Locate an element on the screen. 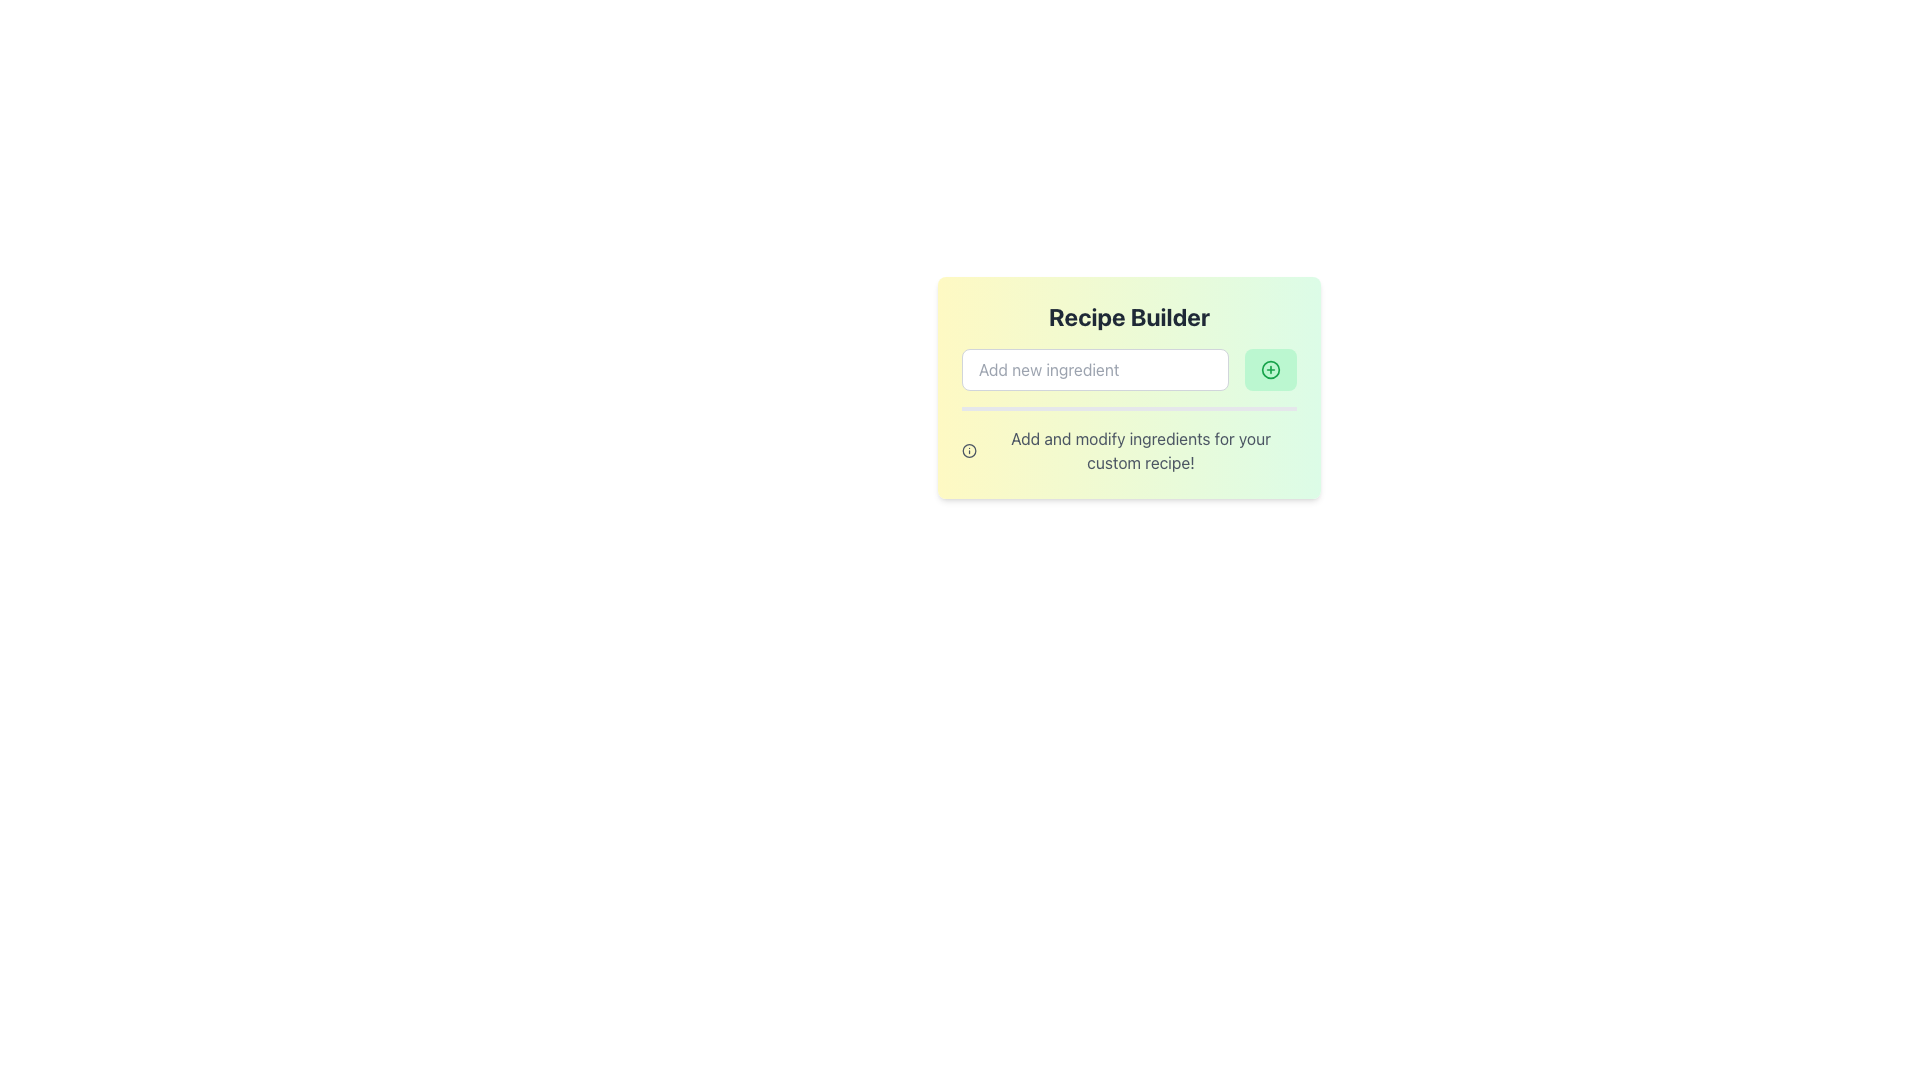  the green button is located at coordinates (1270, 370).